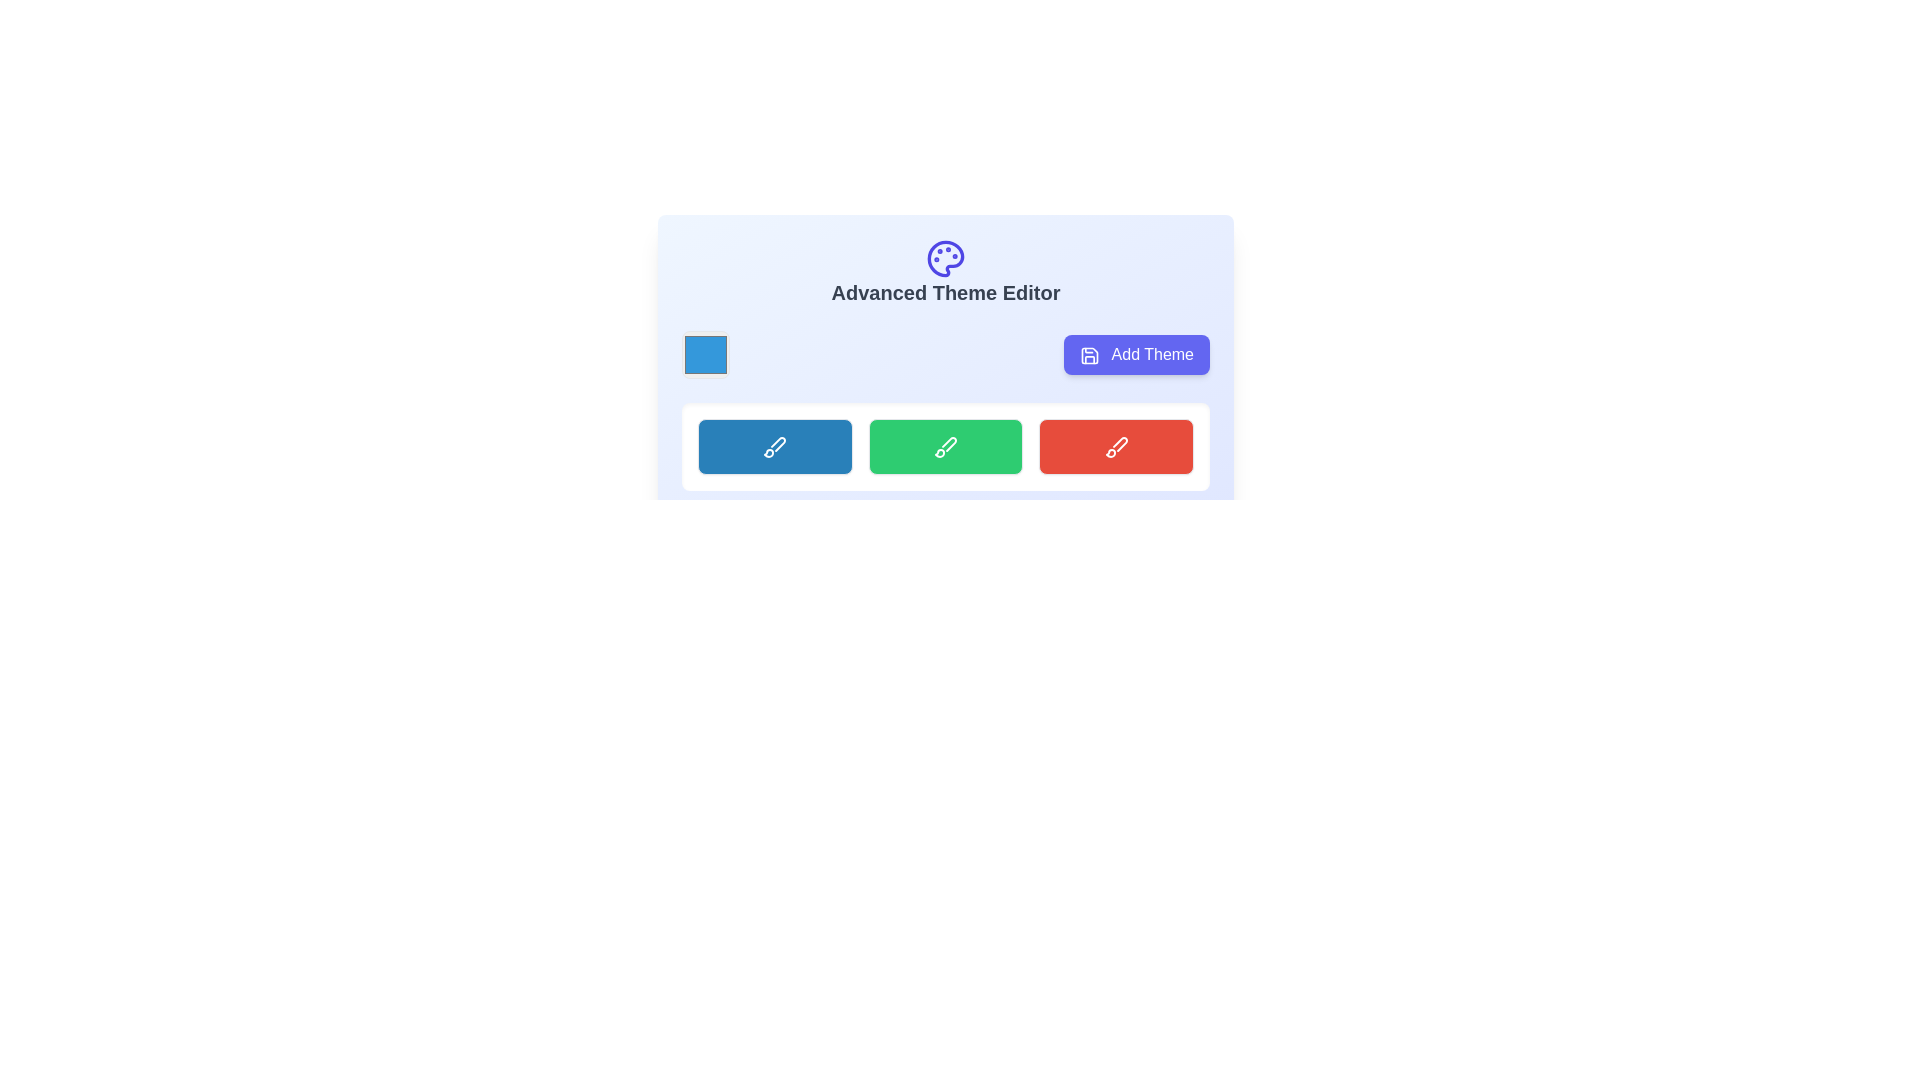 This screenshot has width=1920, height=1080. I want to click on the main circular boundary of the purple palette icon located at the top center of the interface, so click(944, 257).